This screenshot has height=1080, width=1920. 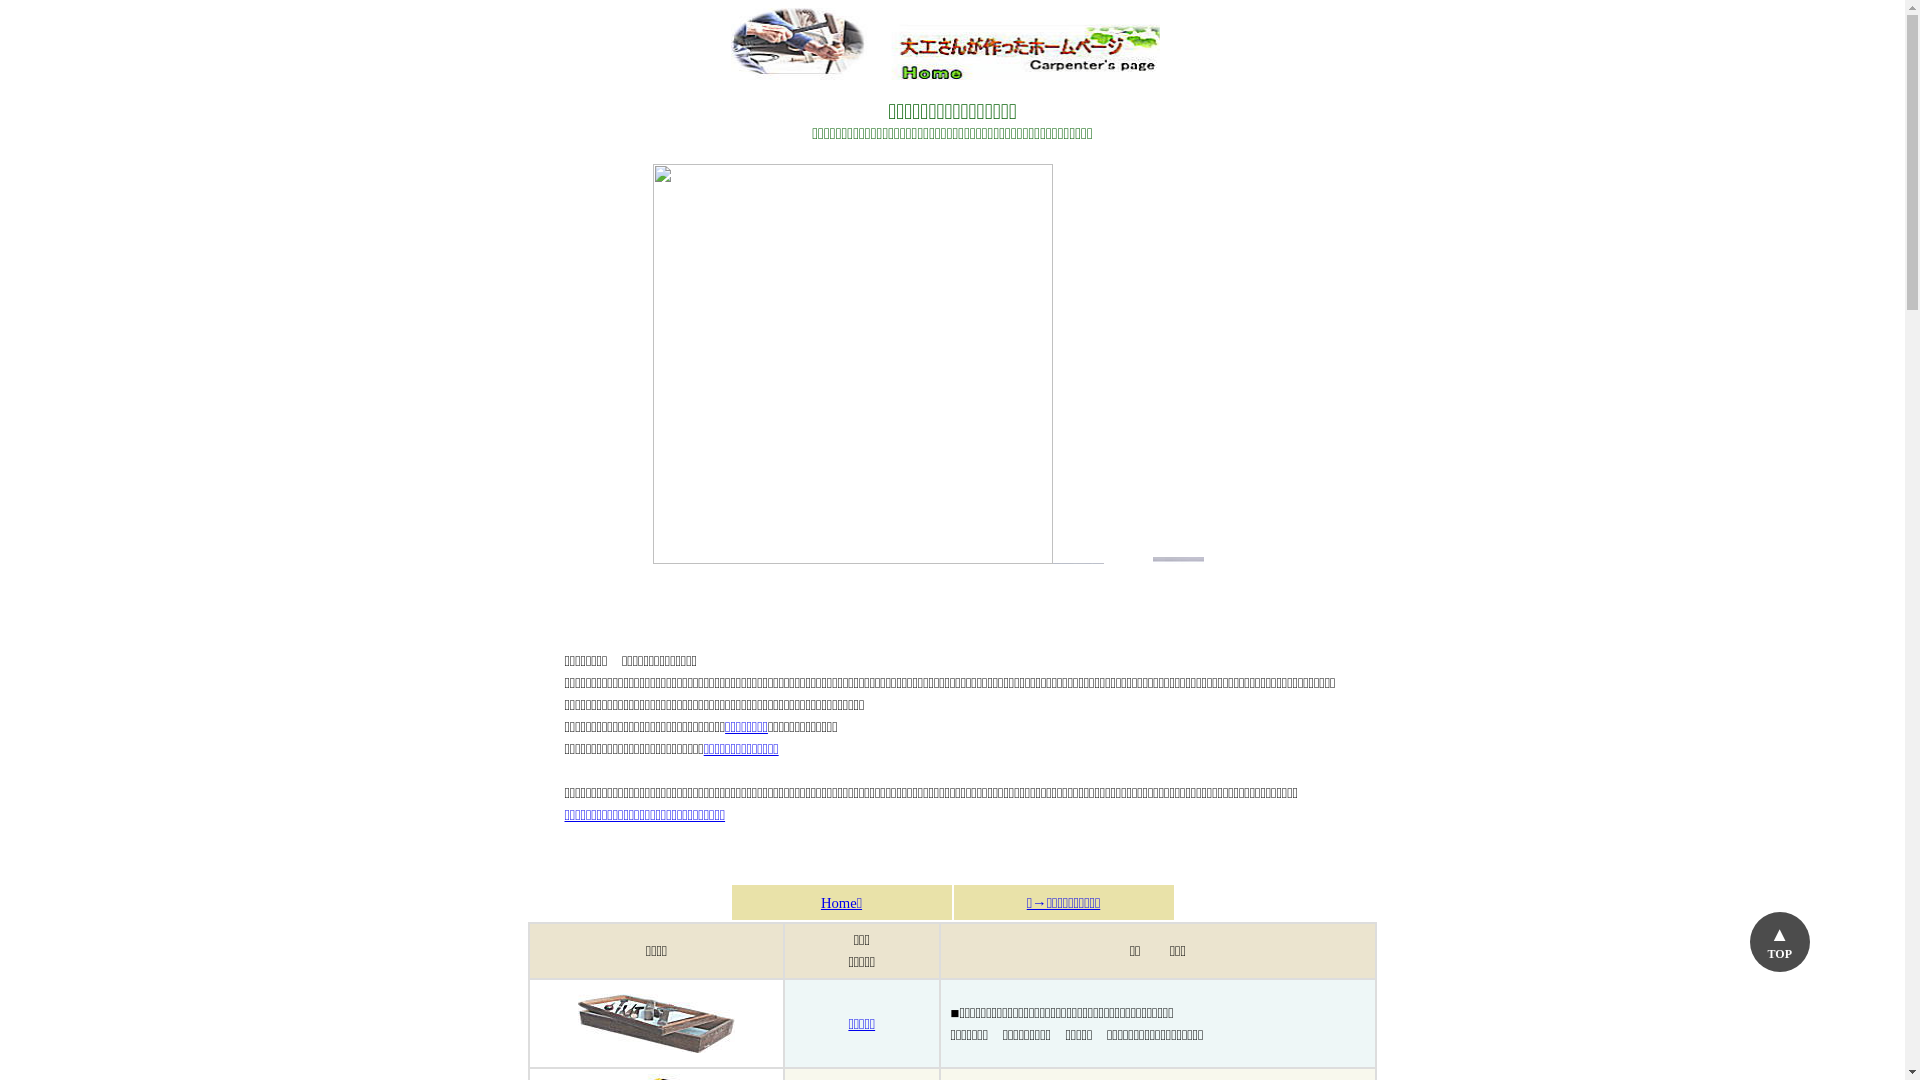 What do you see at coordinates (1749, 941) in the screenshot?
I see `'TOP'` at bounding box center [1749, 941].